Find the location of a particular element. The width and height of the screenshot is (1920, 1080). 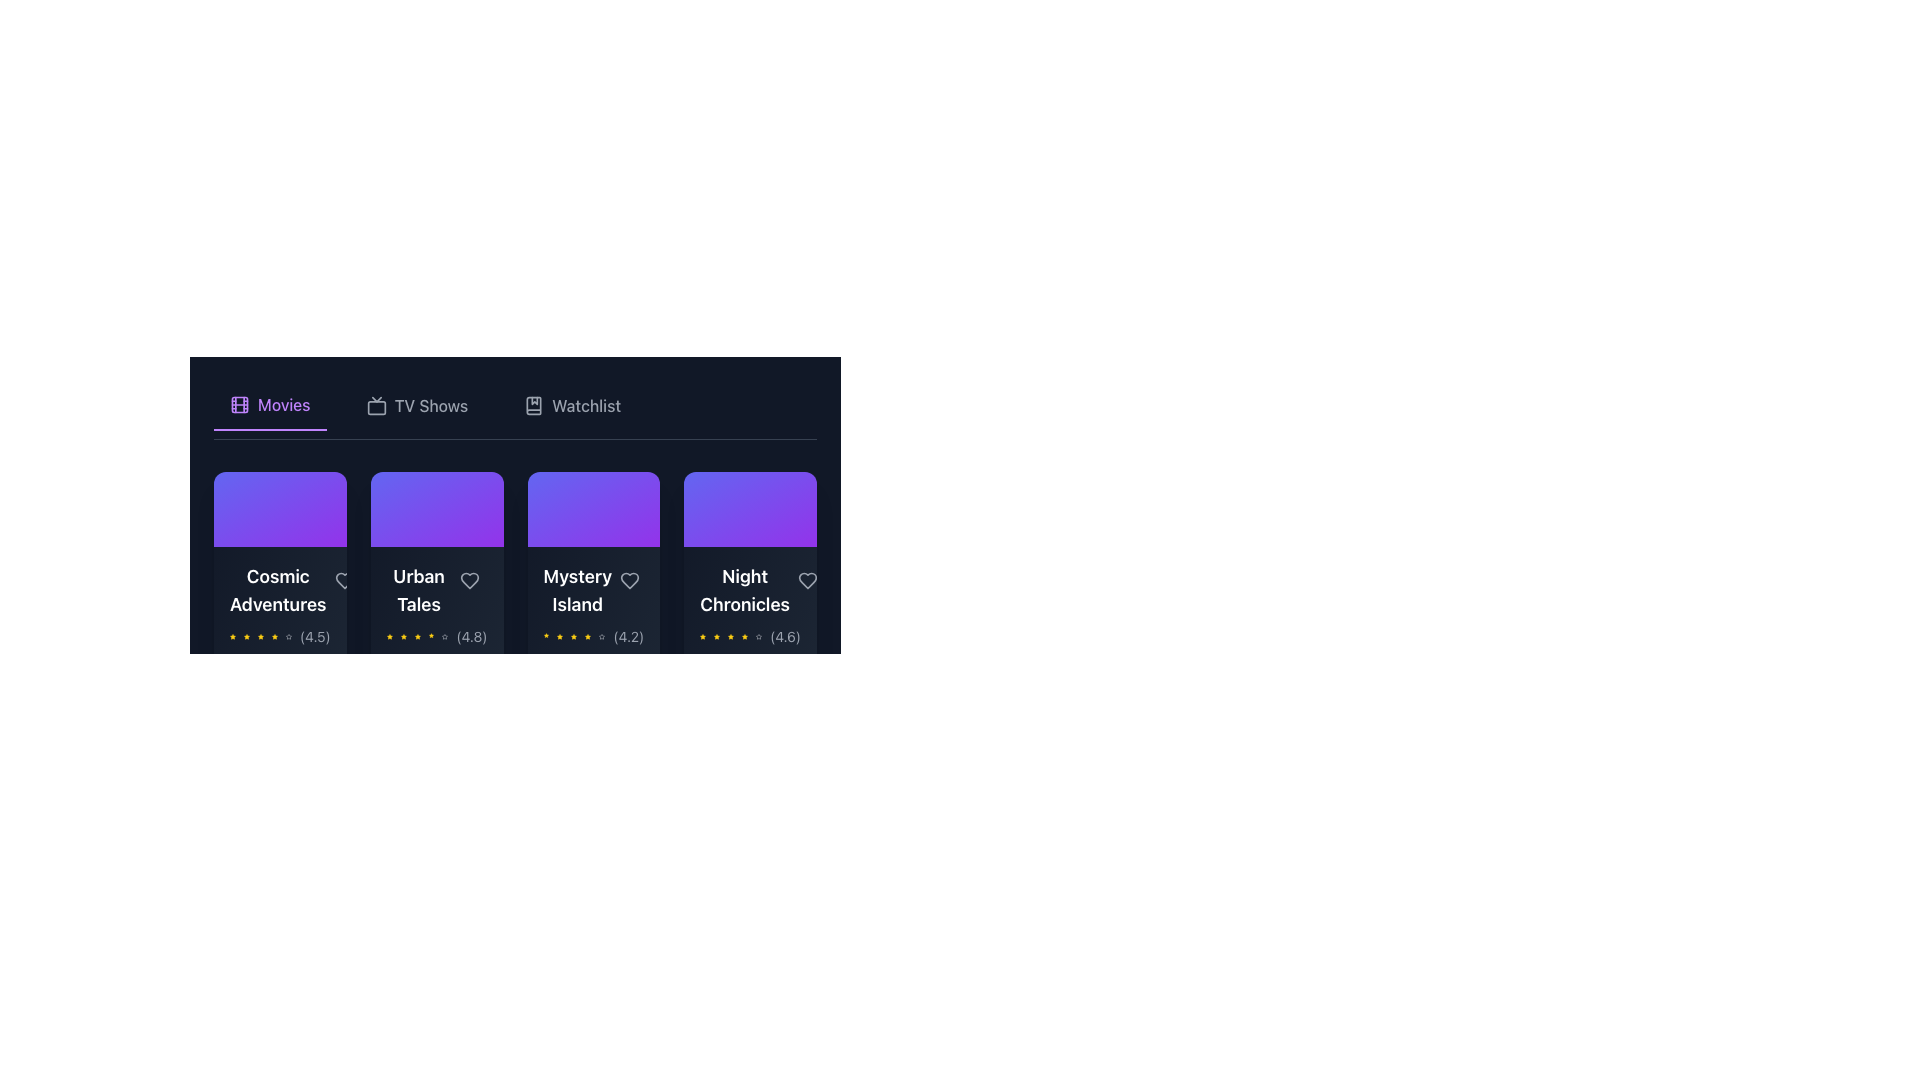

the visual state of the fifth yellow star icon, which represents a rating or favorite, located under the 'Night Chronicles' heading among a series of six stars is located at coordinates (744, 636).